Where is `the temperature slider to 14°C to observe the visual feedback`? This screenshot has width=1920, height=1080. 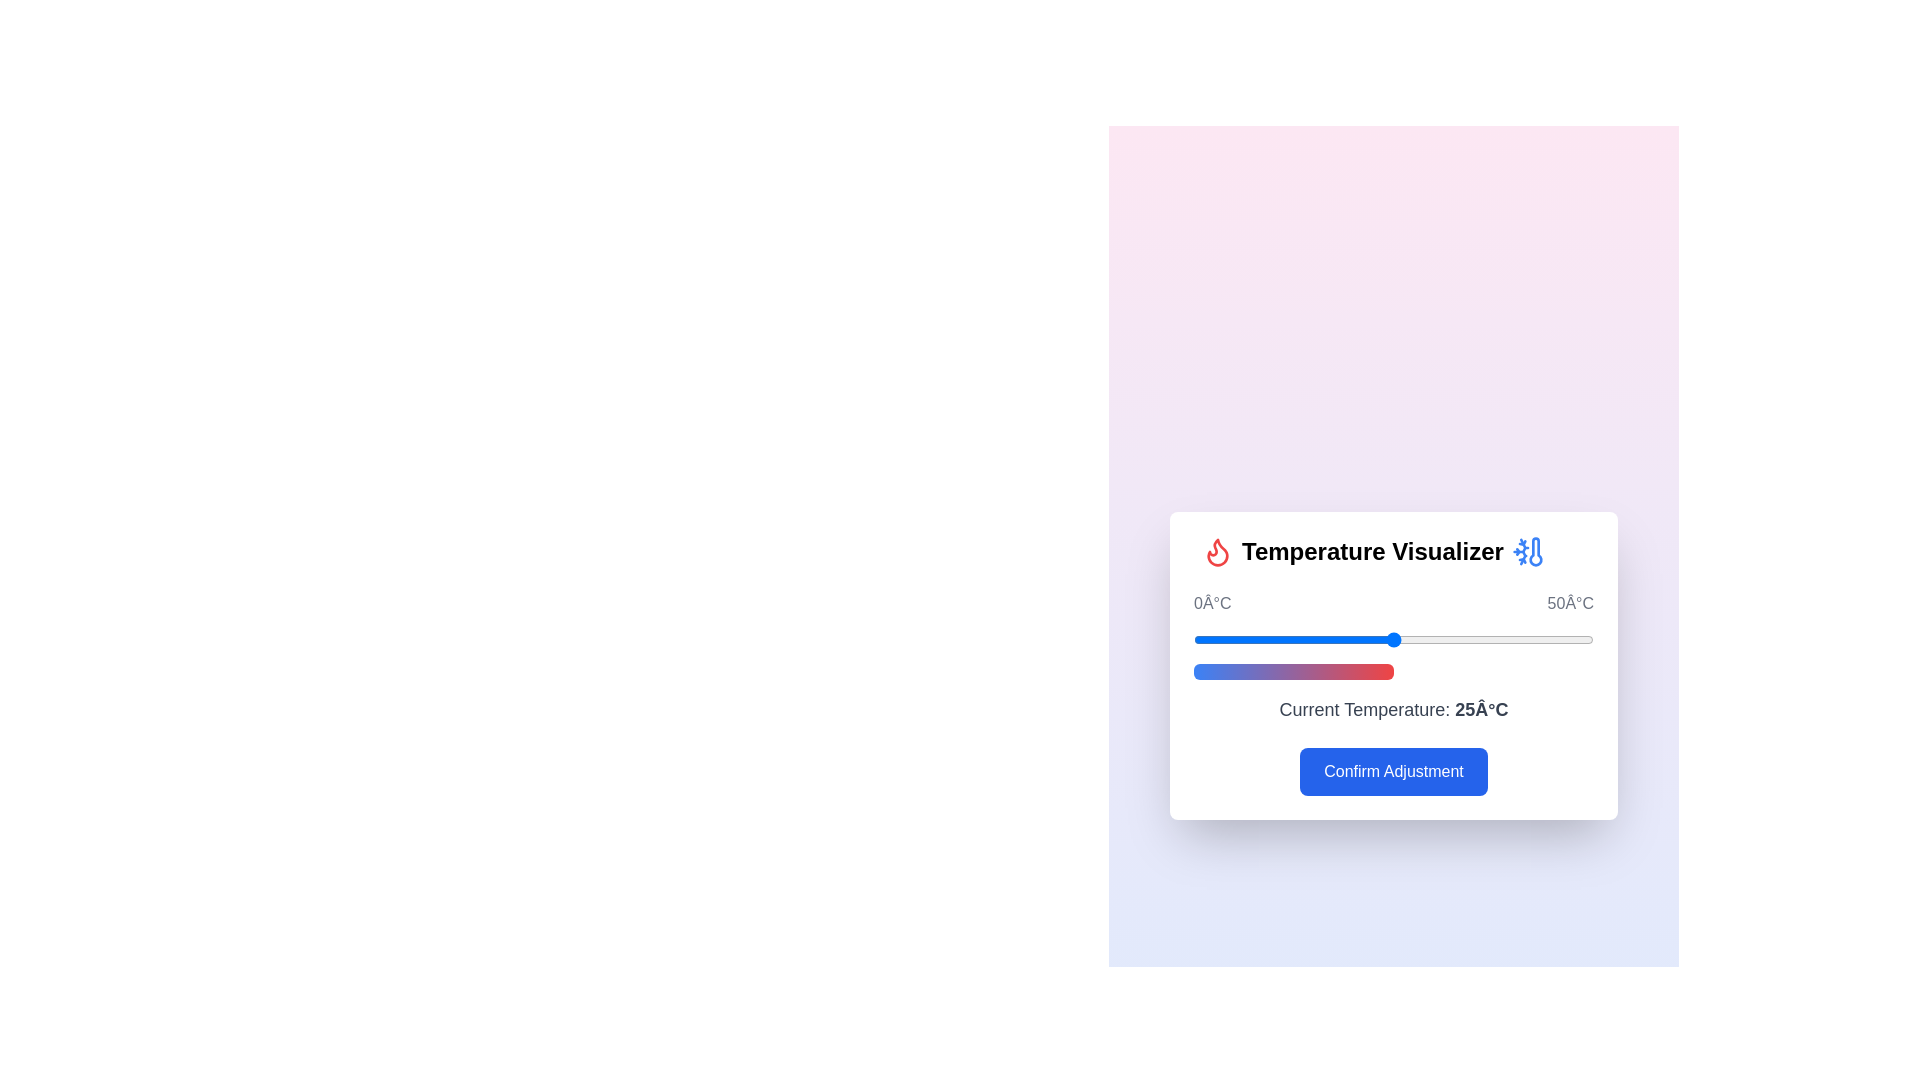 the temperature slider to 14°C to observe the visual feedback is located at coordinates (1305, 640).